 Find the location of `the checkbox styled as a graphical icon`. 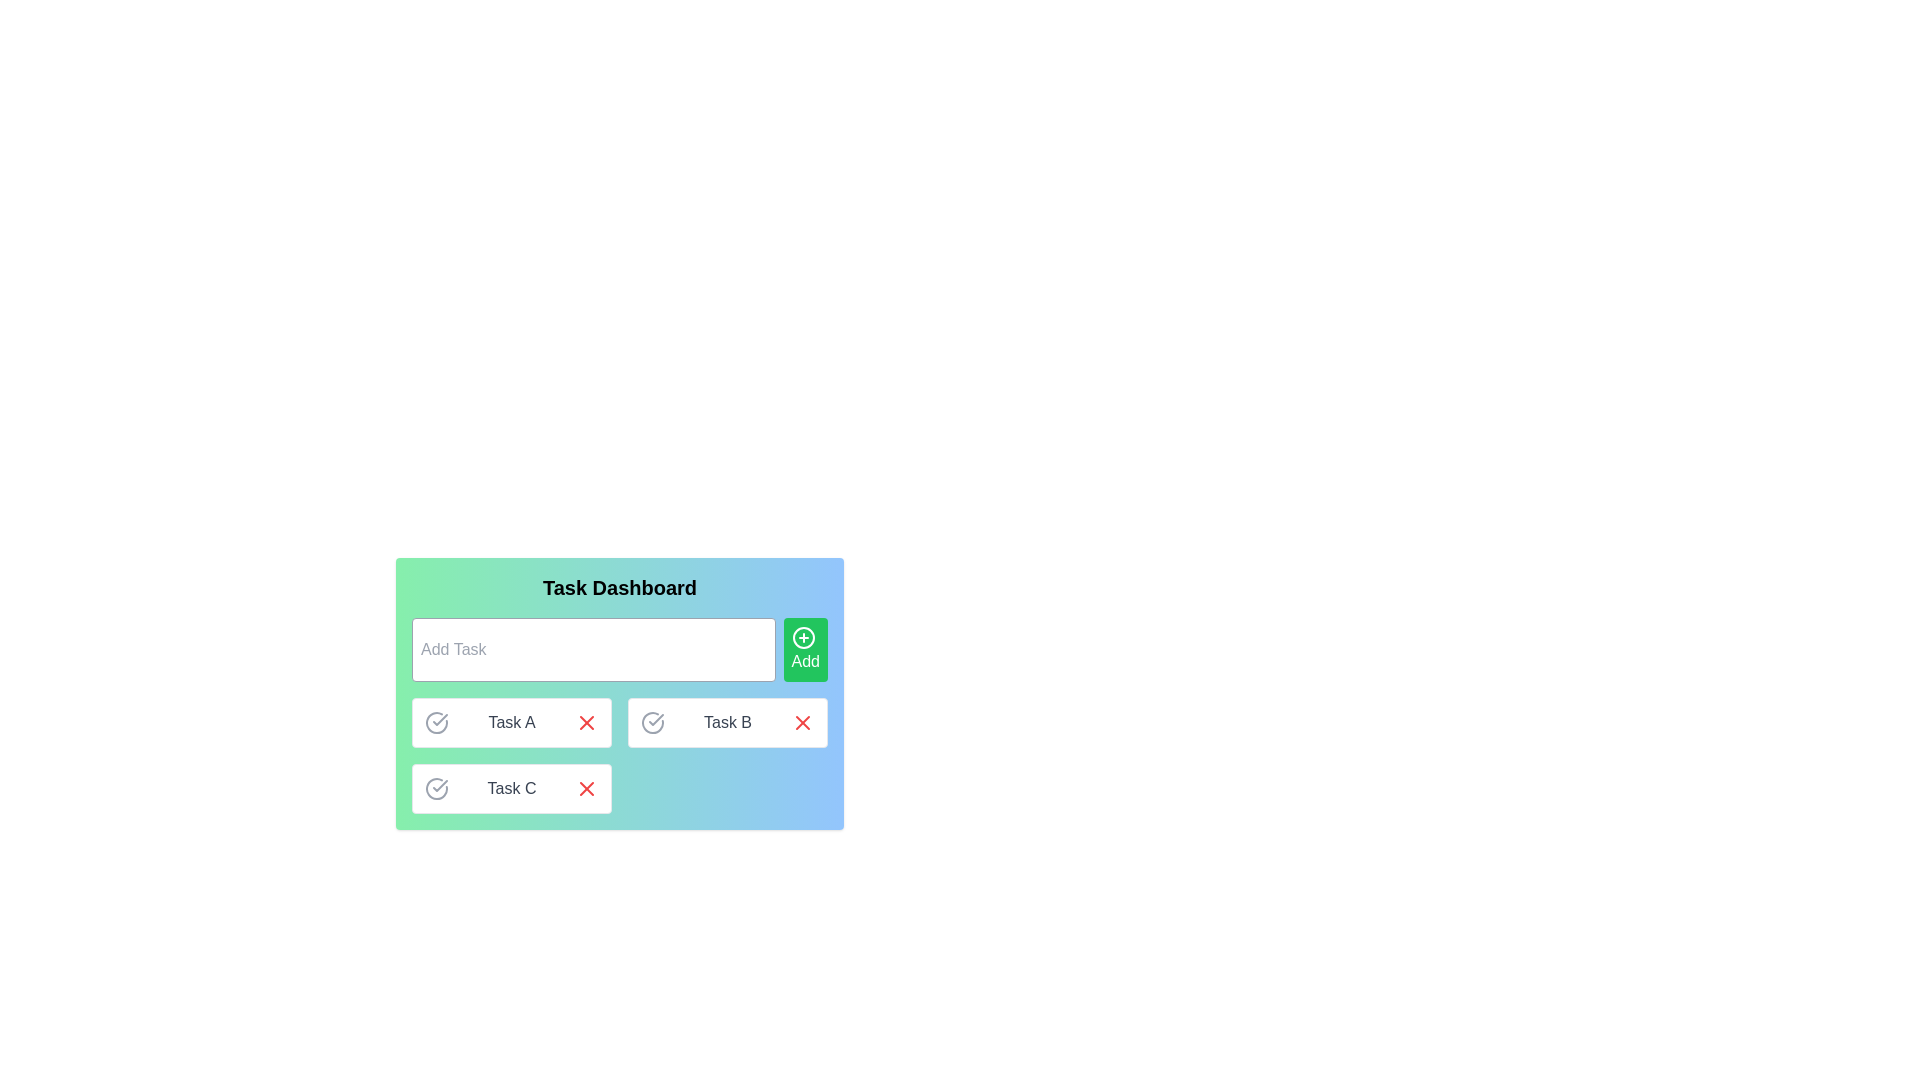

the checkbox styled as a graphical icon is located at coordinates (435, 788).